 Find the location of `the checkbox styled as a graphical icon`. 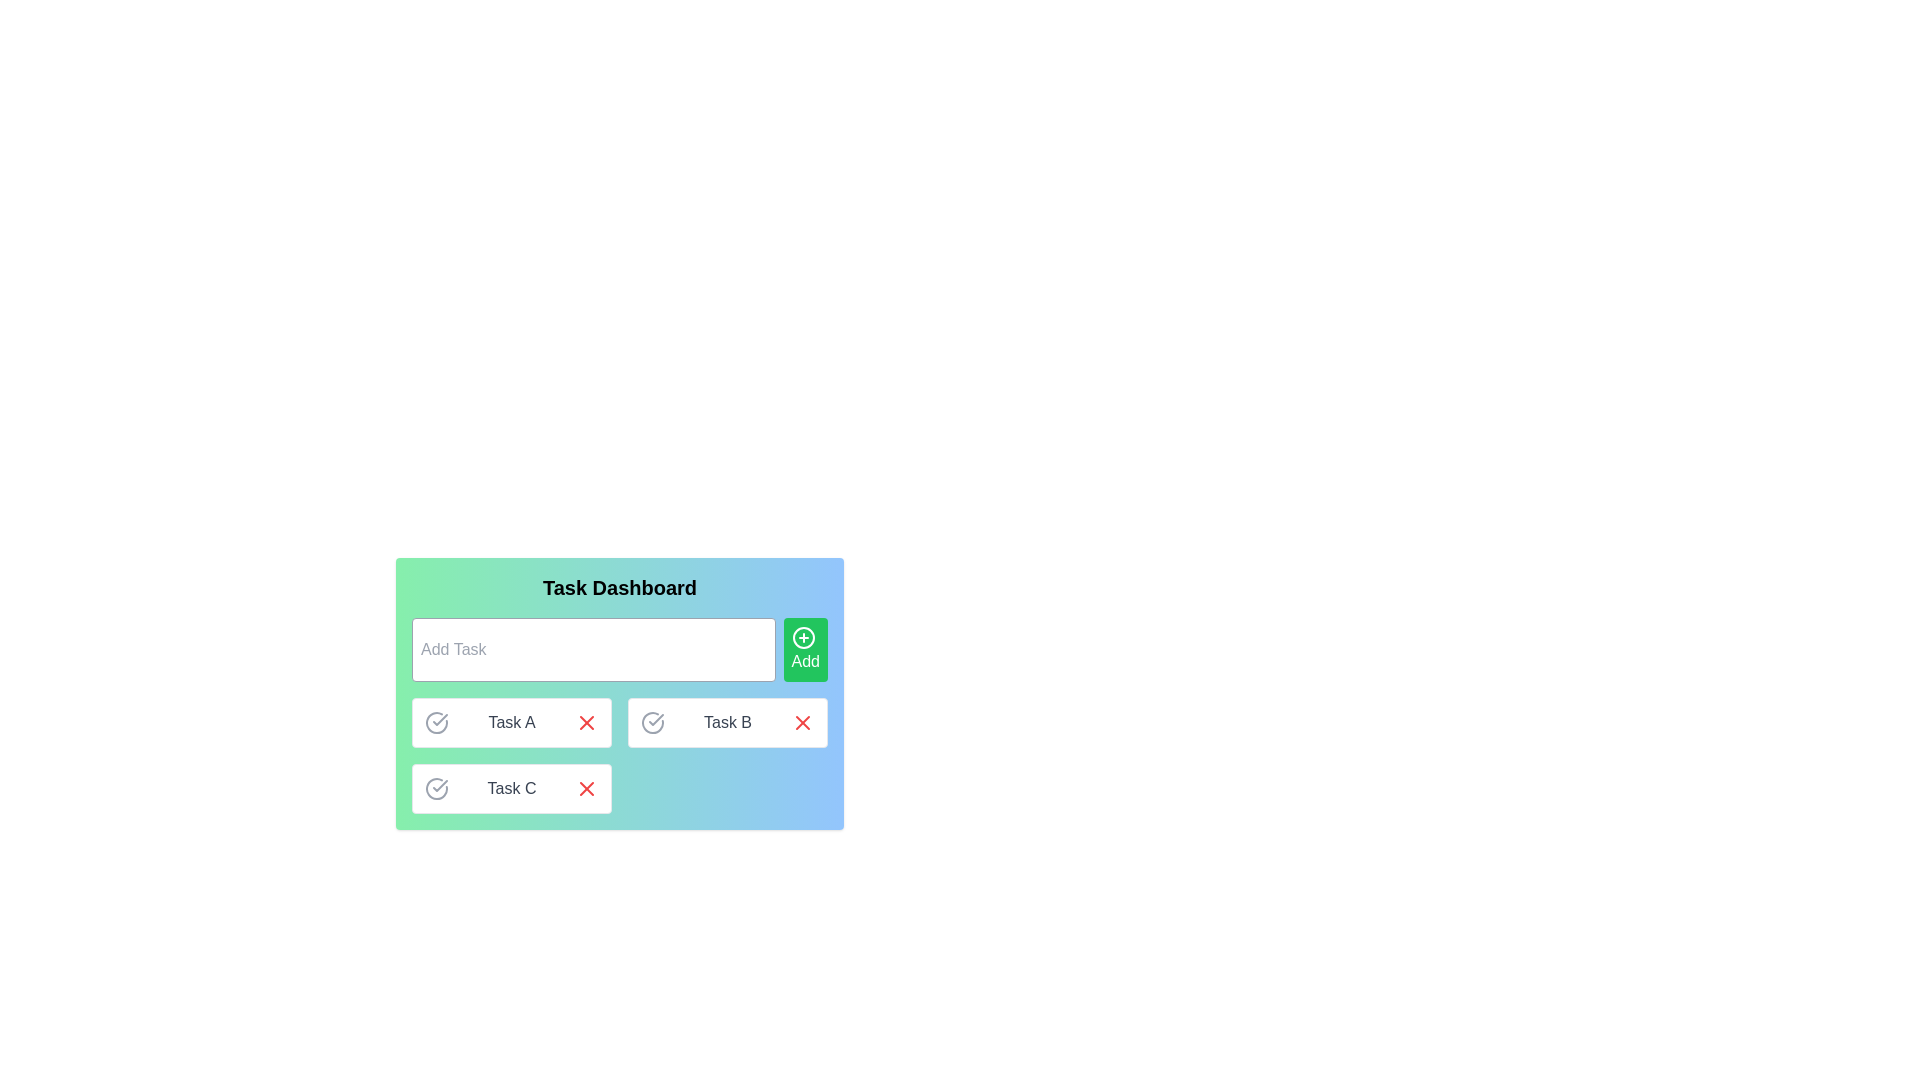

the checkbox styled as a graphical icon is located at coordinates (435, 788).